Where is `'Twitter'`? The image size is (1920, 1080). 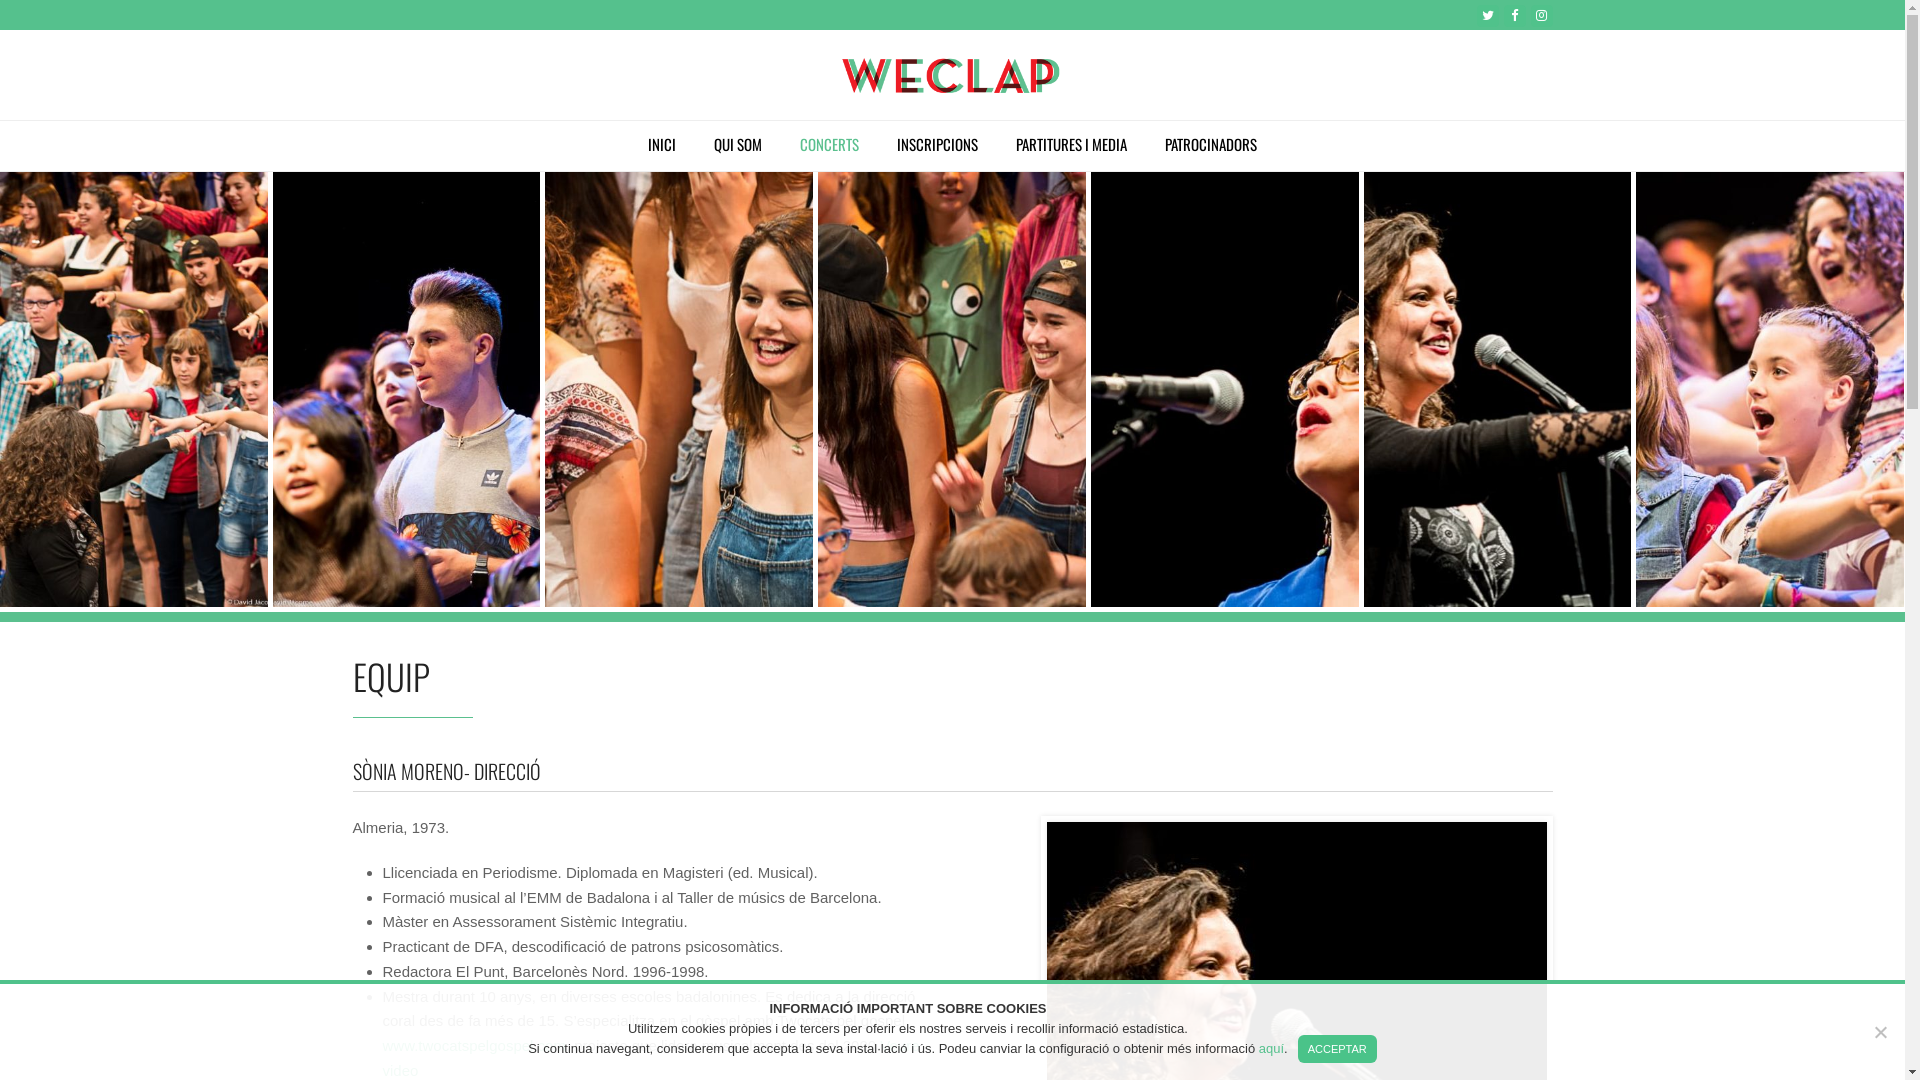
'Twitter' is located at coordinates (1476, 15).